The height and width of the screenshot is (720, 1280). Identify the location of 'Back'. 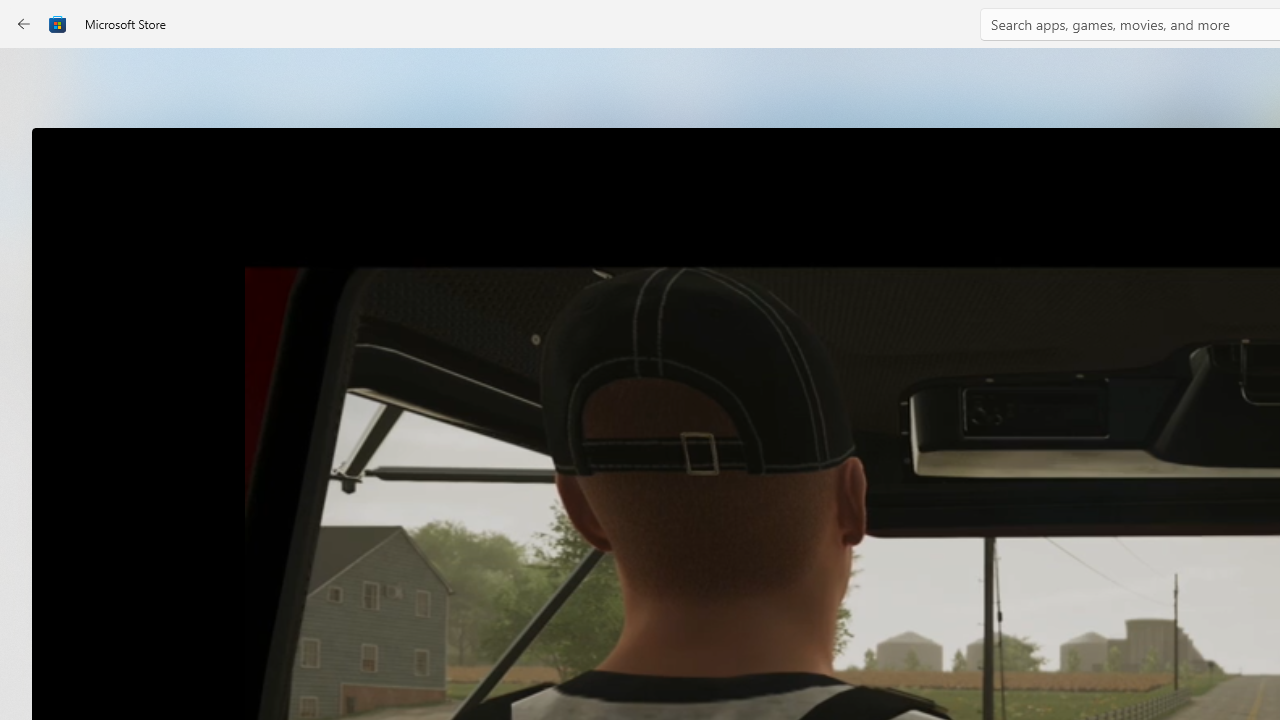
(24, 24).